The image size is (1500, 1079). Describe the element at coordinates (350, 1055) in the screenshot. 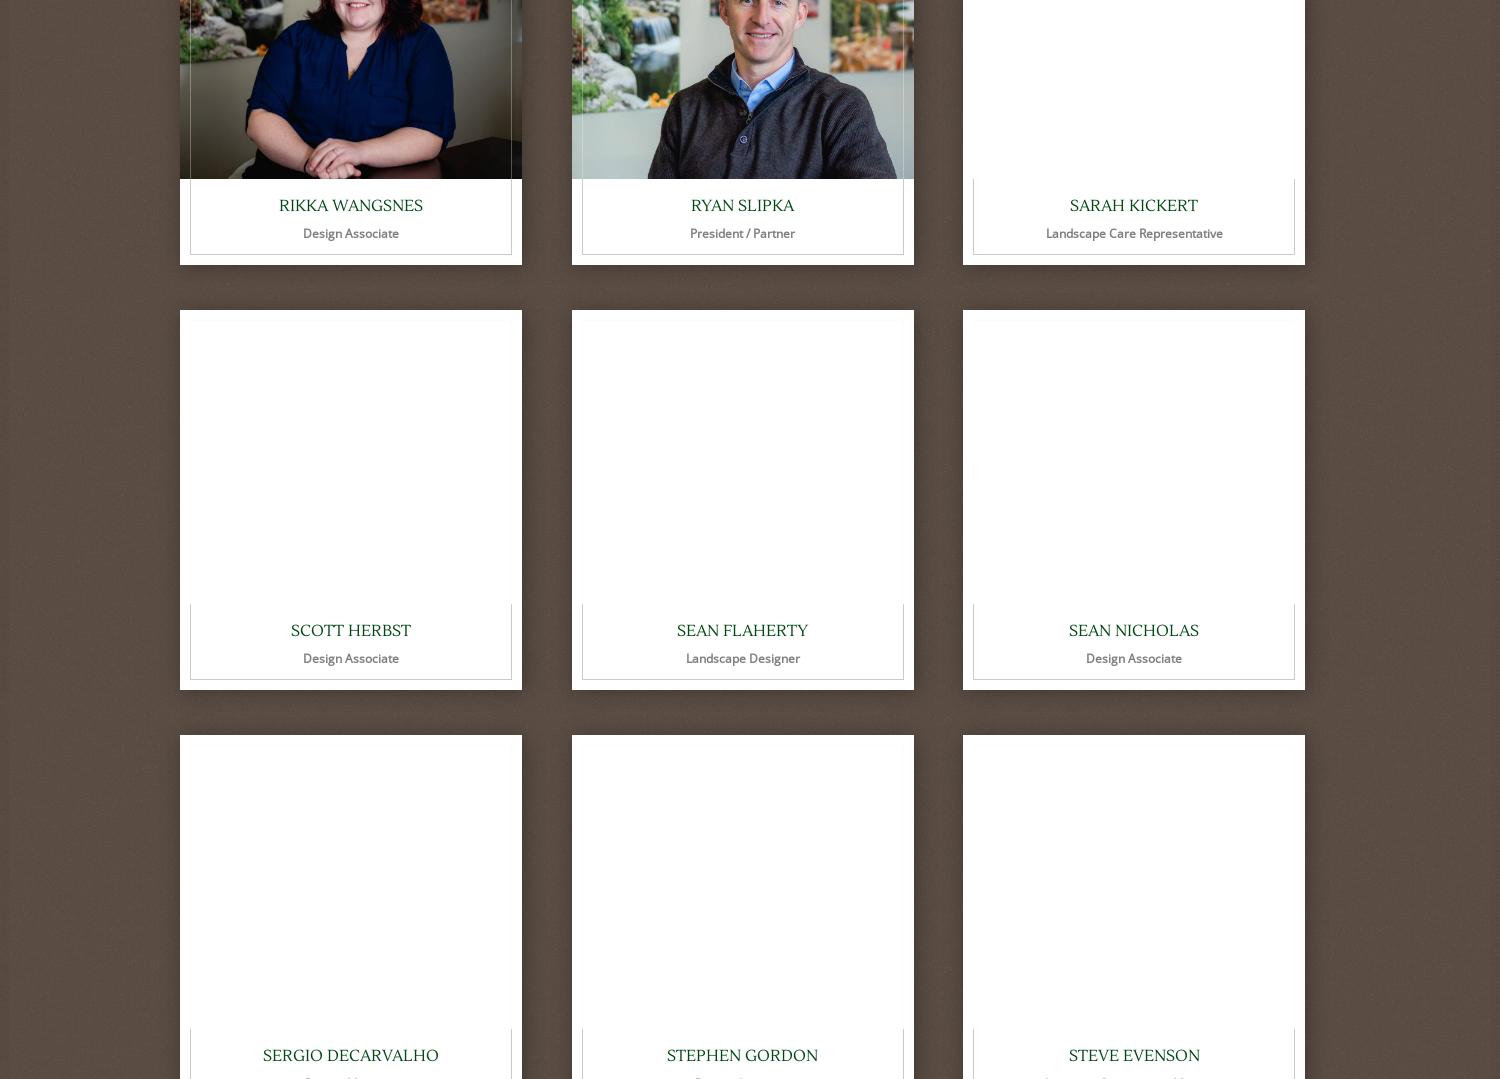

I see `'Sergio DeCarvalho'` at that location.